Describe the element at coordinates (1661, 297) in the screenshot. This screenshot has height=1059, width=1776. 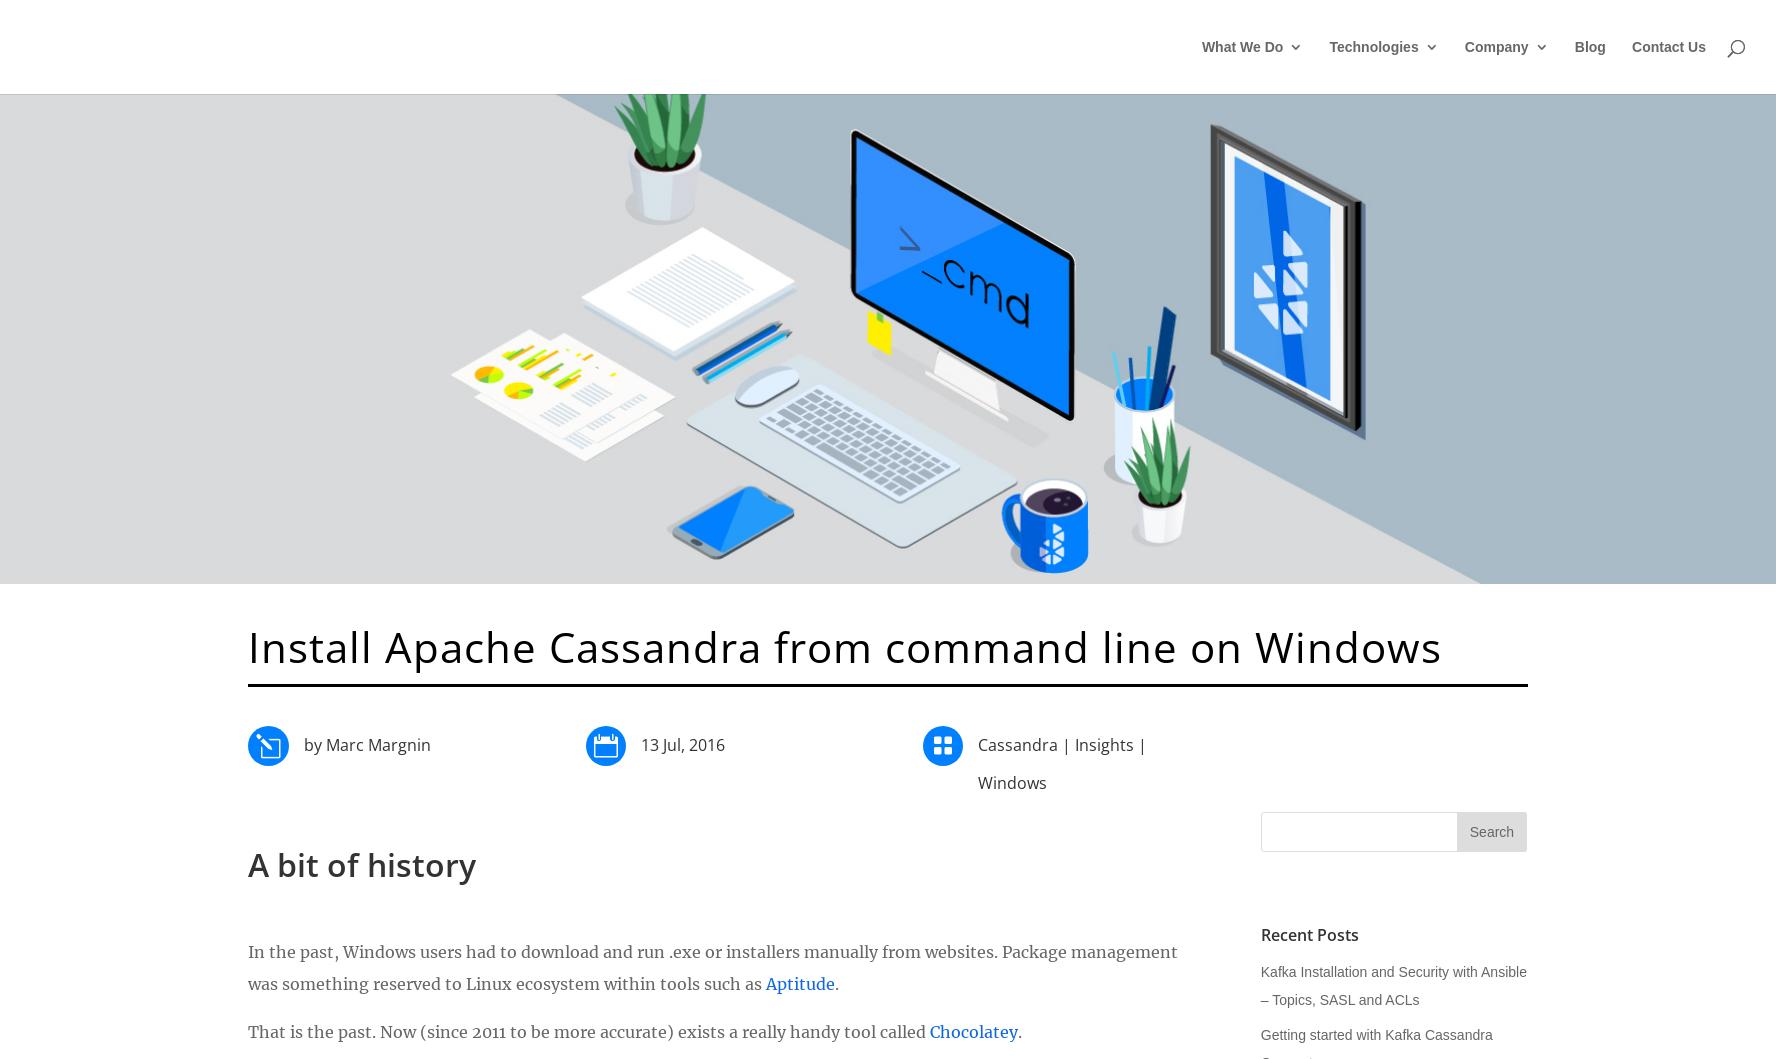
I see `'Apache Hadoop'` at that location.